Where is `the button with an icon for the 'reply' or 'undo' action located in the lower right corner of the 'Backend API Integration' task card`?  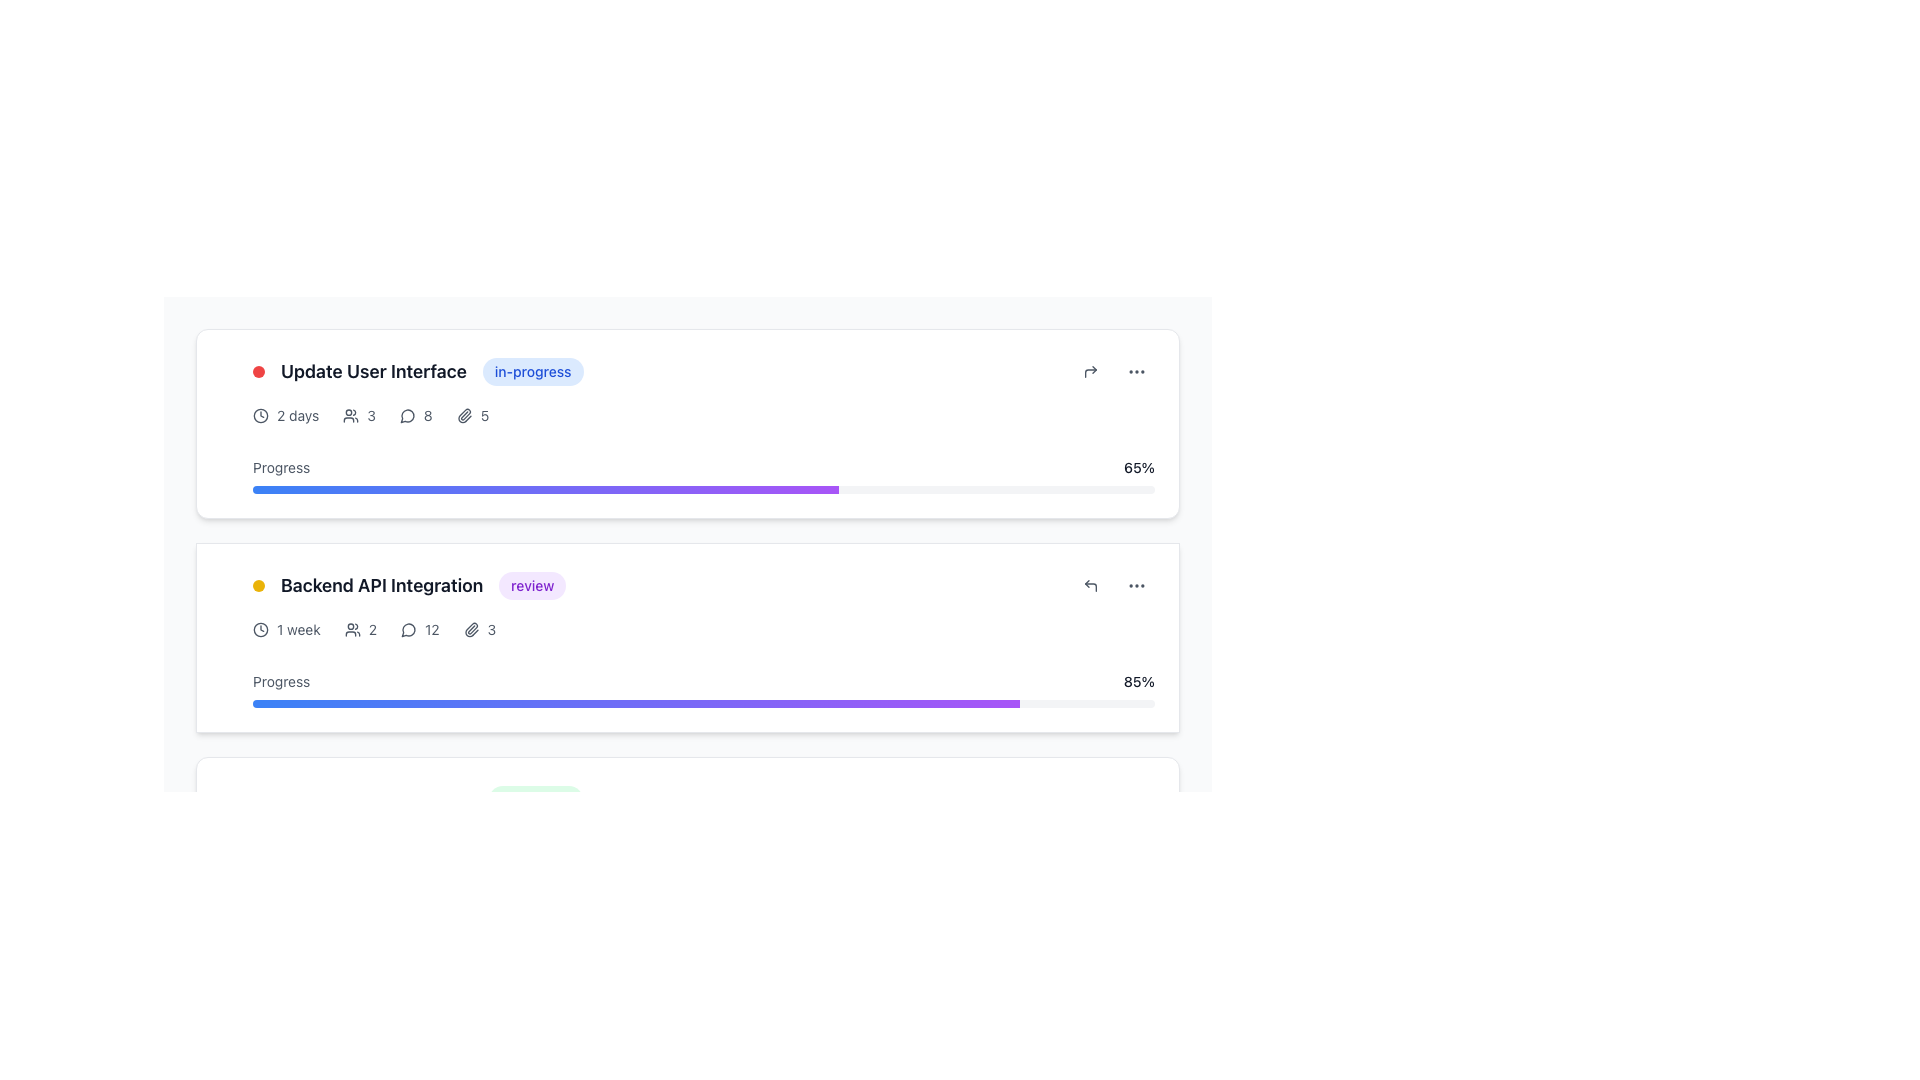 the button with an icon for the 'reply' or 'undo' action located in the lower right corner of the 'Backend API Integration' task card is located at coordinates (1089, 585).